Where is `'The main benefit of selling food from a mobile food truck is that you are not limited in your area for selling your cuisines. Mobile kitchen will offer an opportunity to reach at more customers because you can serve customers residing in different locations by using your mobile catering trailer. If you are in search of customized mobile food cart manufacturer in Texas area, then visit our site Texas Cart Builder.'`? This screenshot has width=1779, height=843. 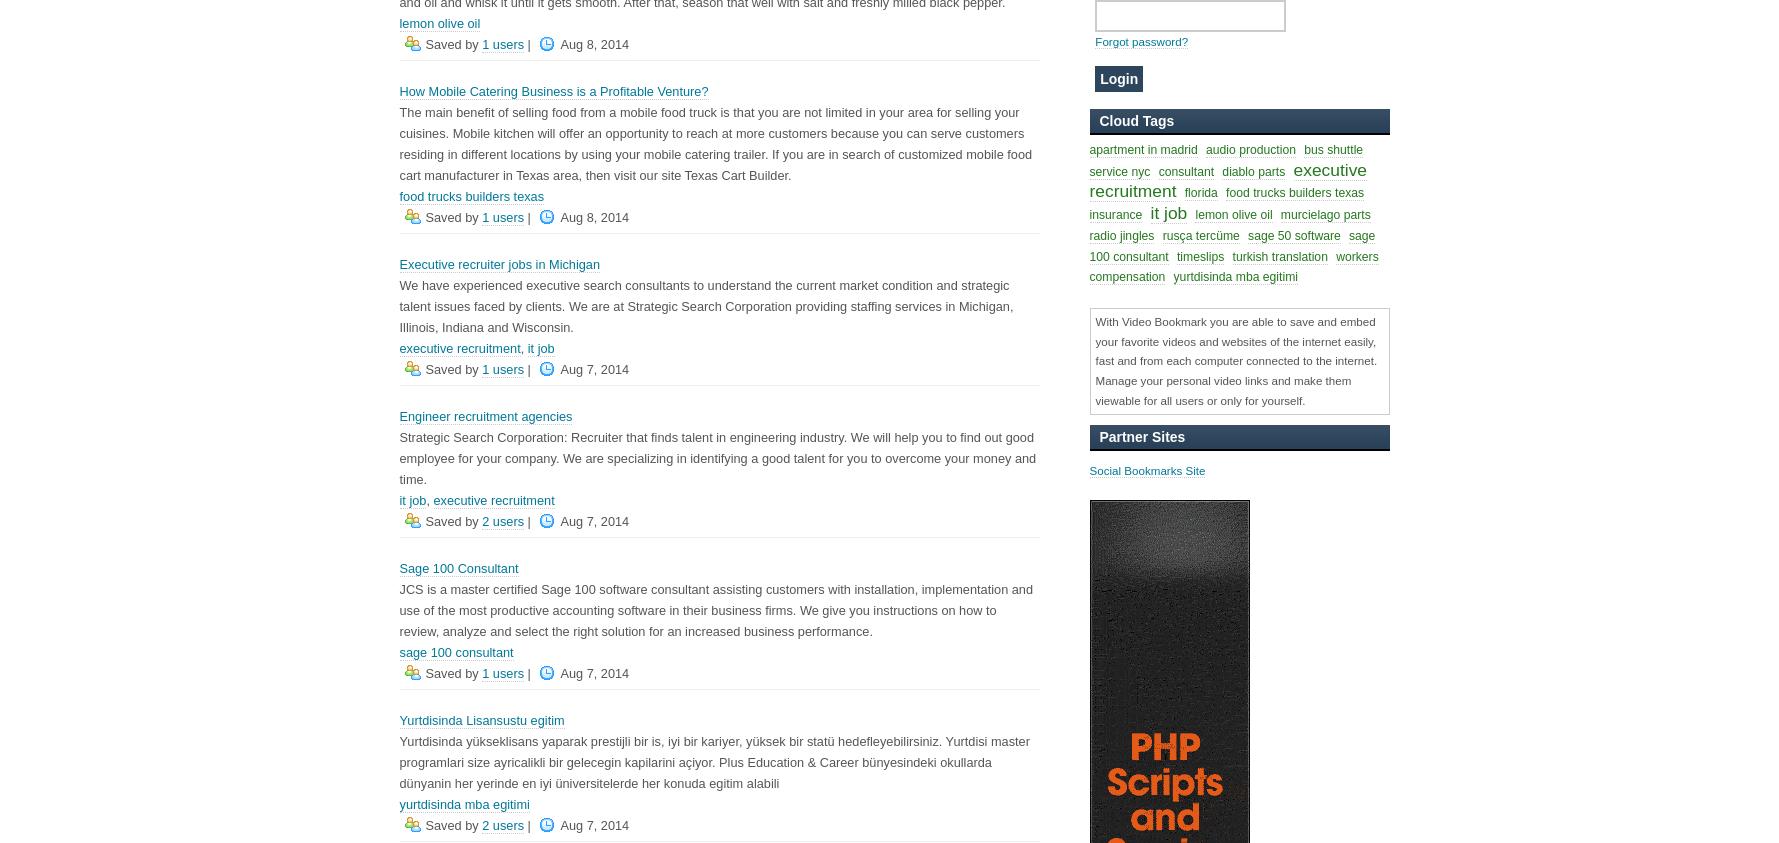 'The main benefit of selling food from a mobile food truck is that you are not limited in your area for selling your cuisines. Mobile kitchen will offer an opportunity to reach at more customers because you can serve customers residing in different locations by using your mobile catering trailer. If you are in search of customized mobile food cart manufacturer in Texas area, then visit our site Texas Cart Builder.' is located at coordinates (715, 142).